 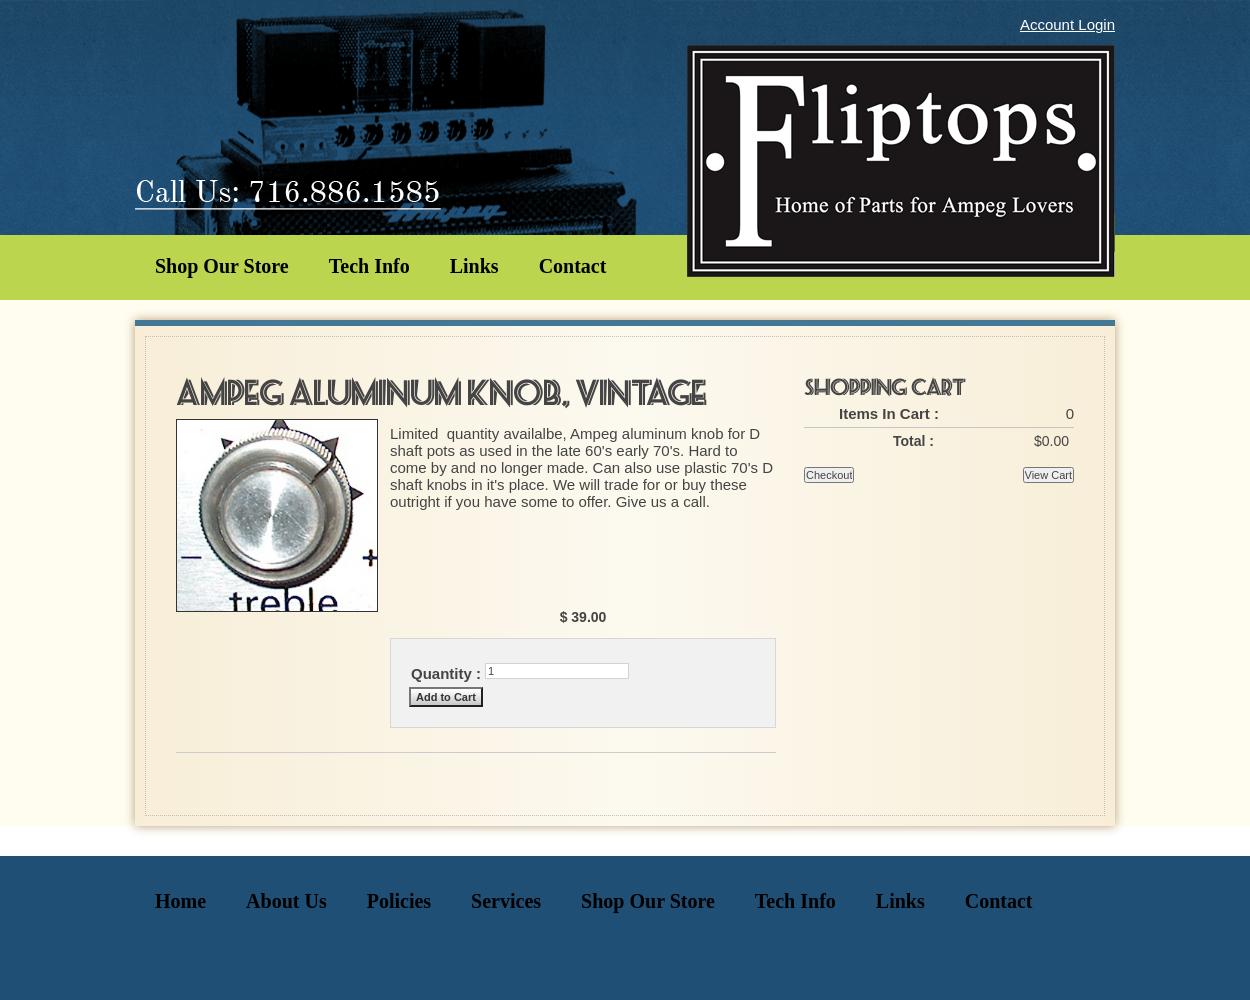 What do you see at coordinates (1066, 24) in the screenshot?
I see `'Account Login'` at bounding box center [1066, 24].